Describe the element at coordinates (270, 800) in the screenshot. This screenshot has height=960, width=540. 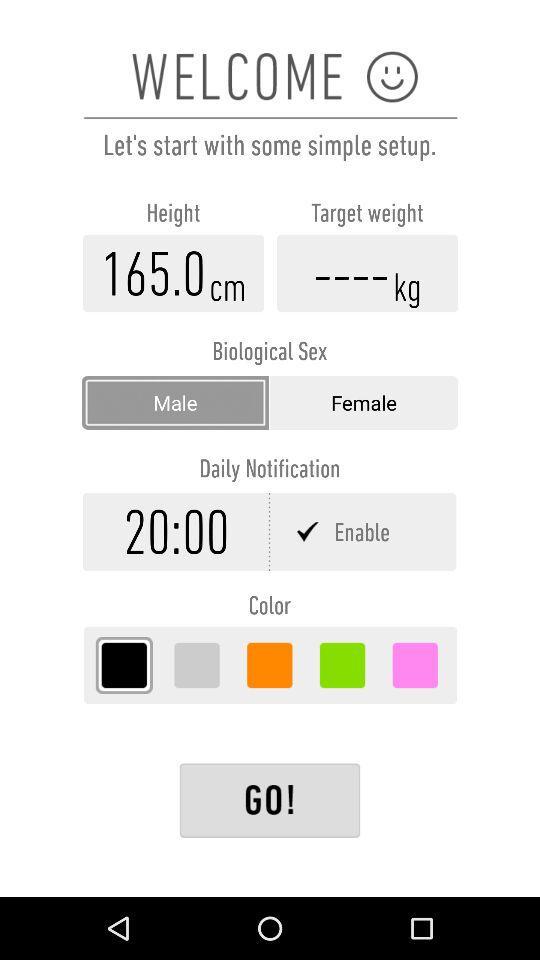
I see `go` at that location.